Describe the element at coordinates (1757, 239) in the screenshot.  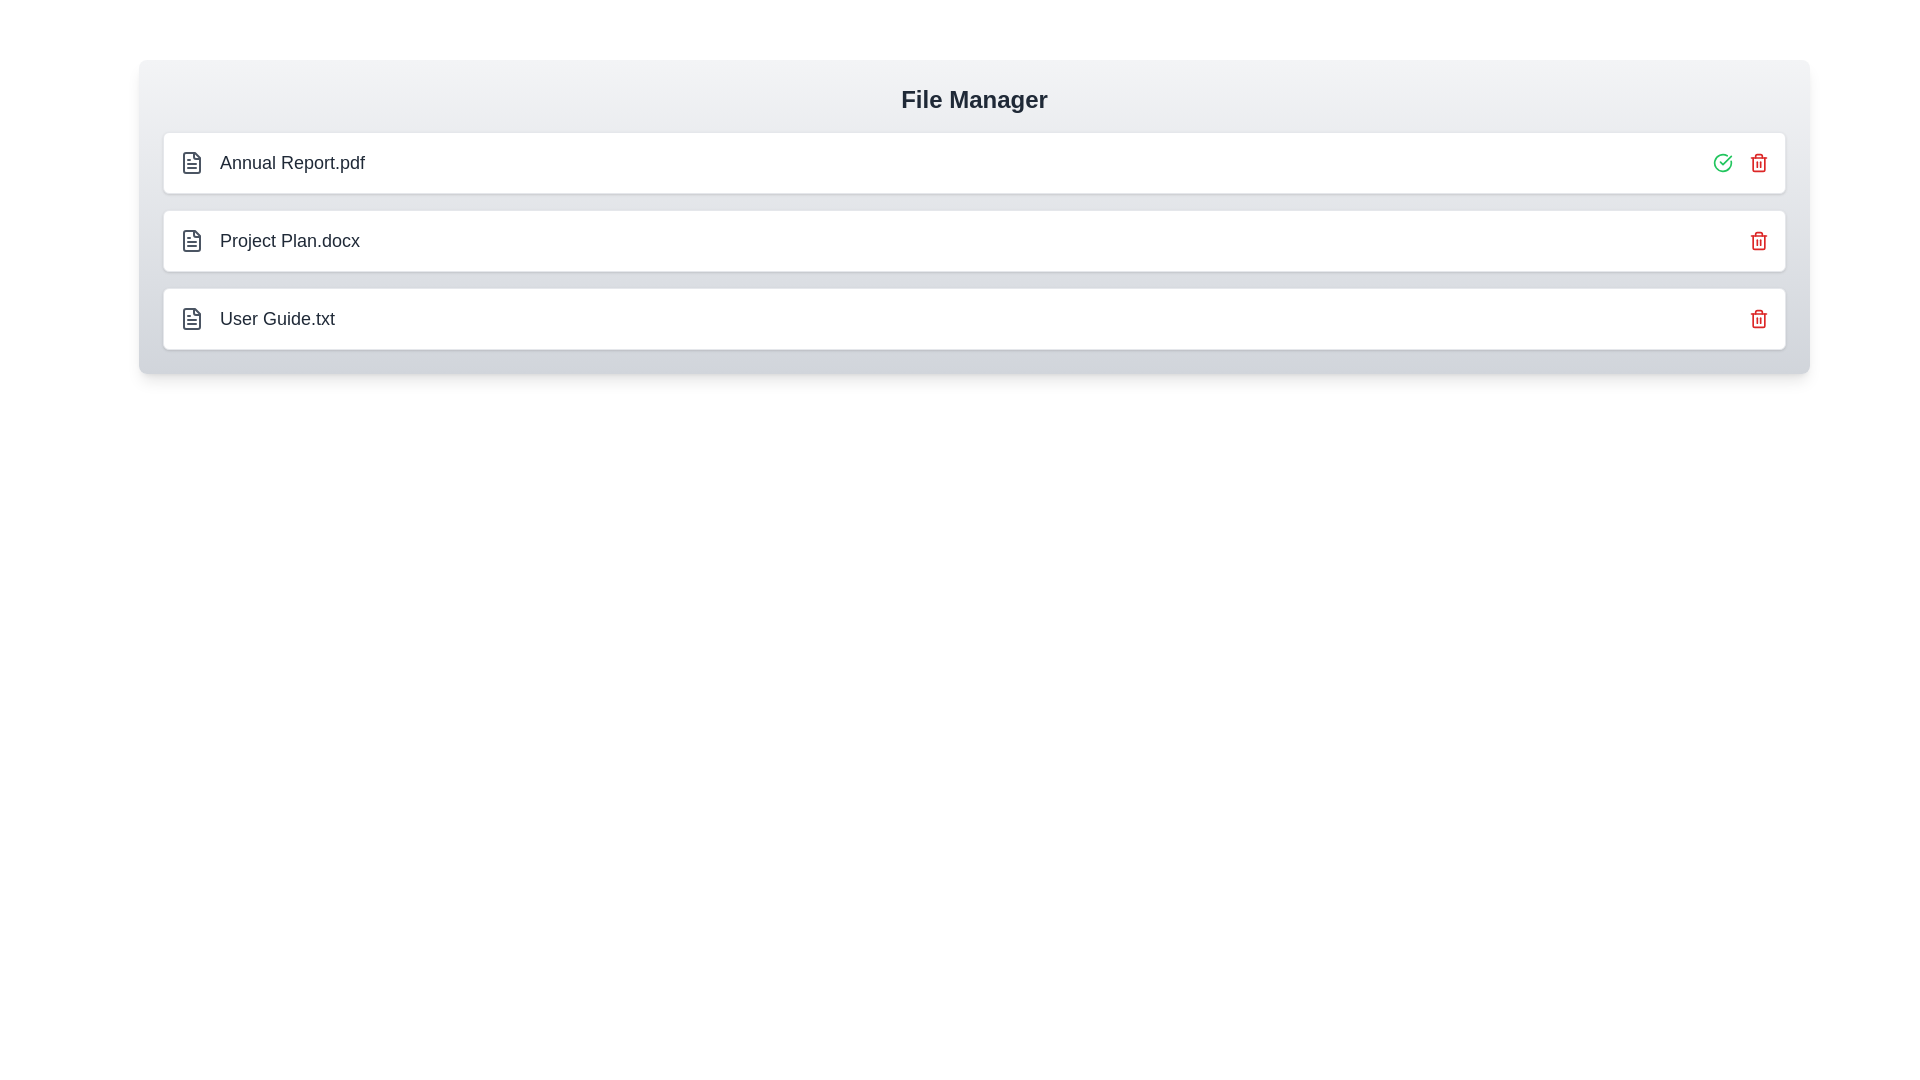
I see `the delete button located at the far-right side of the entry for 'Project Plan.docx'` at that location.